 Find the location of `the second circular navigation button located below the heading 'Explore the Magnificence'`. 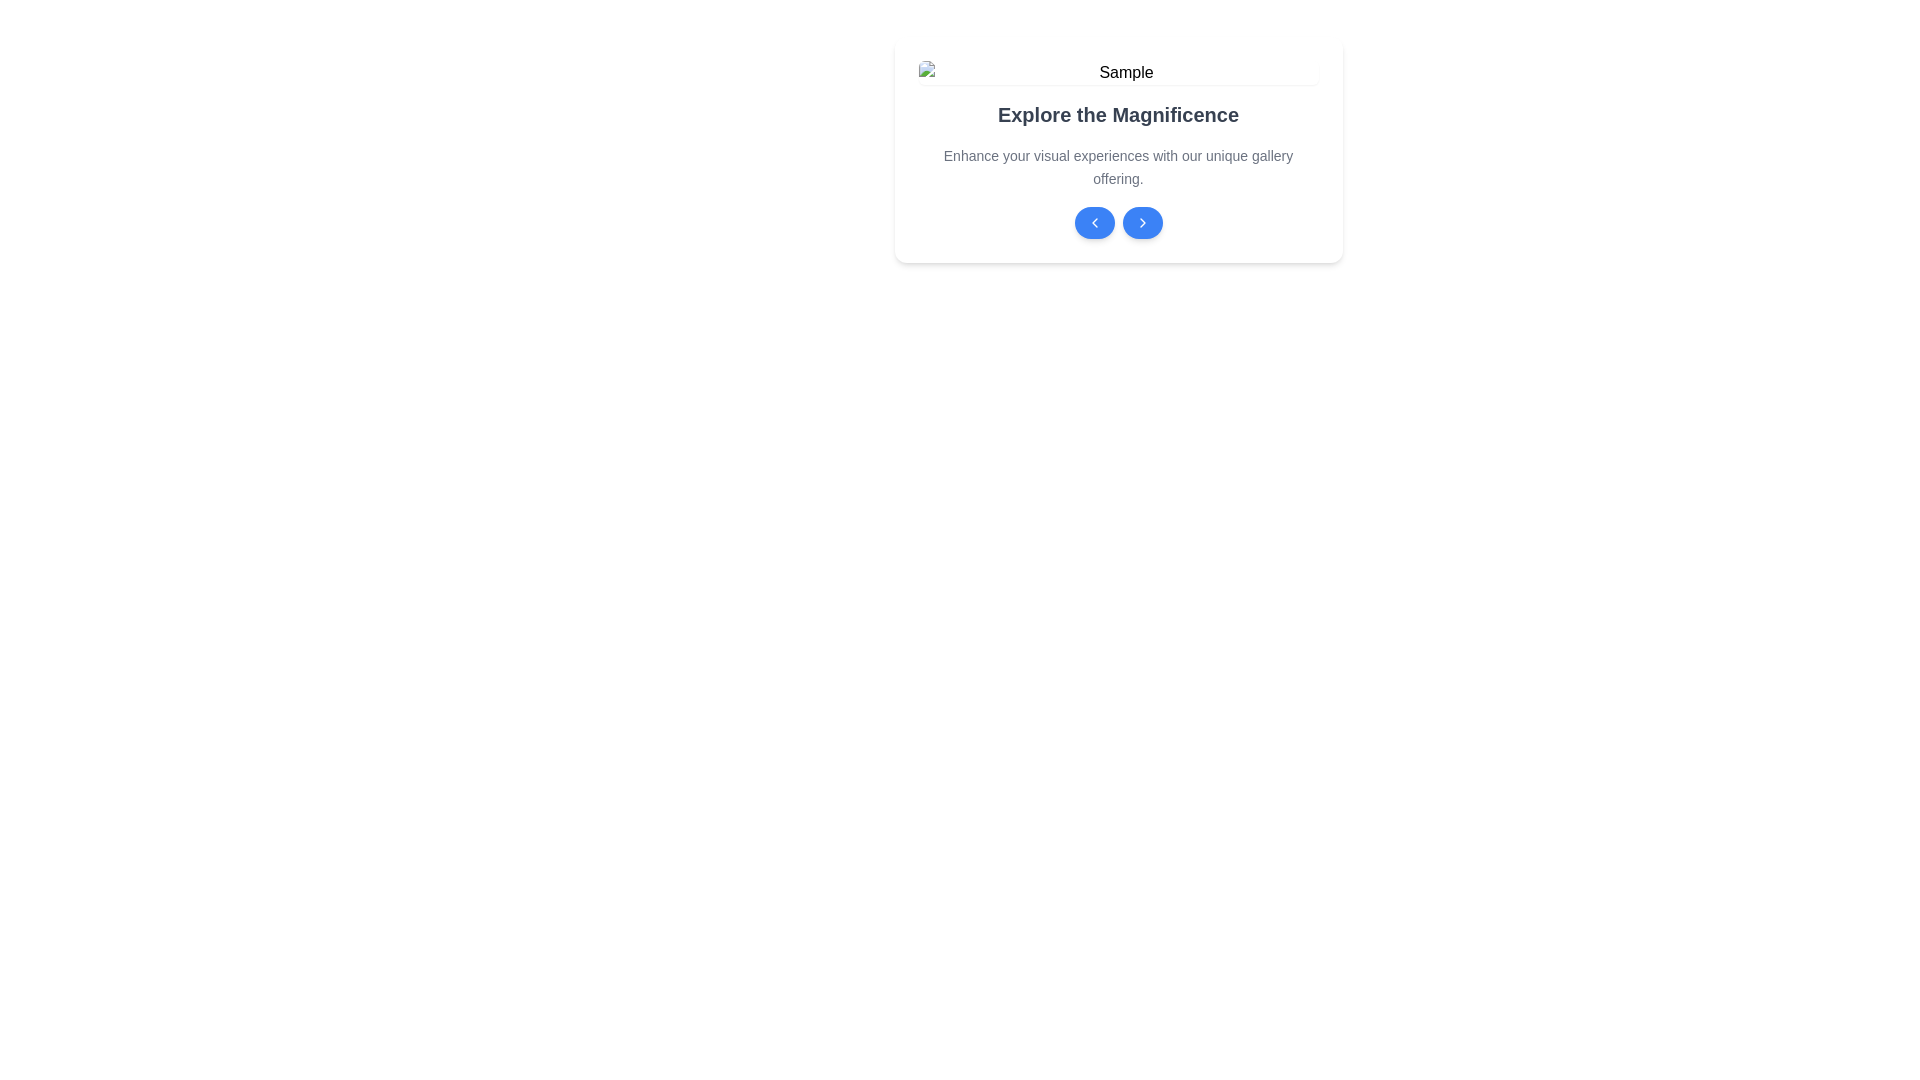

the second circular navigation button located below the heading 'Explore the Magnificence' is located at coordinates (1142, 222).